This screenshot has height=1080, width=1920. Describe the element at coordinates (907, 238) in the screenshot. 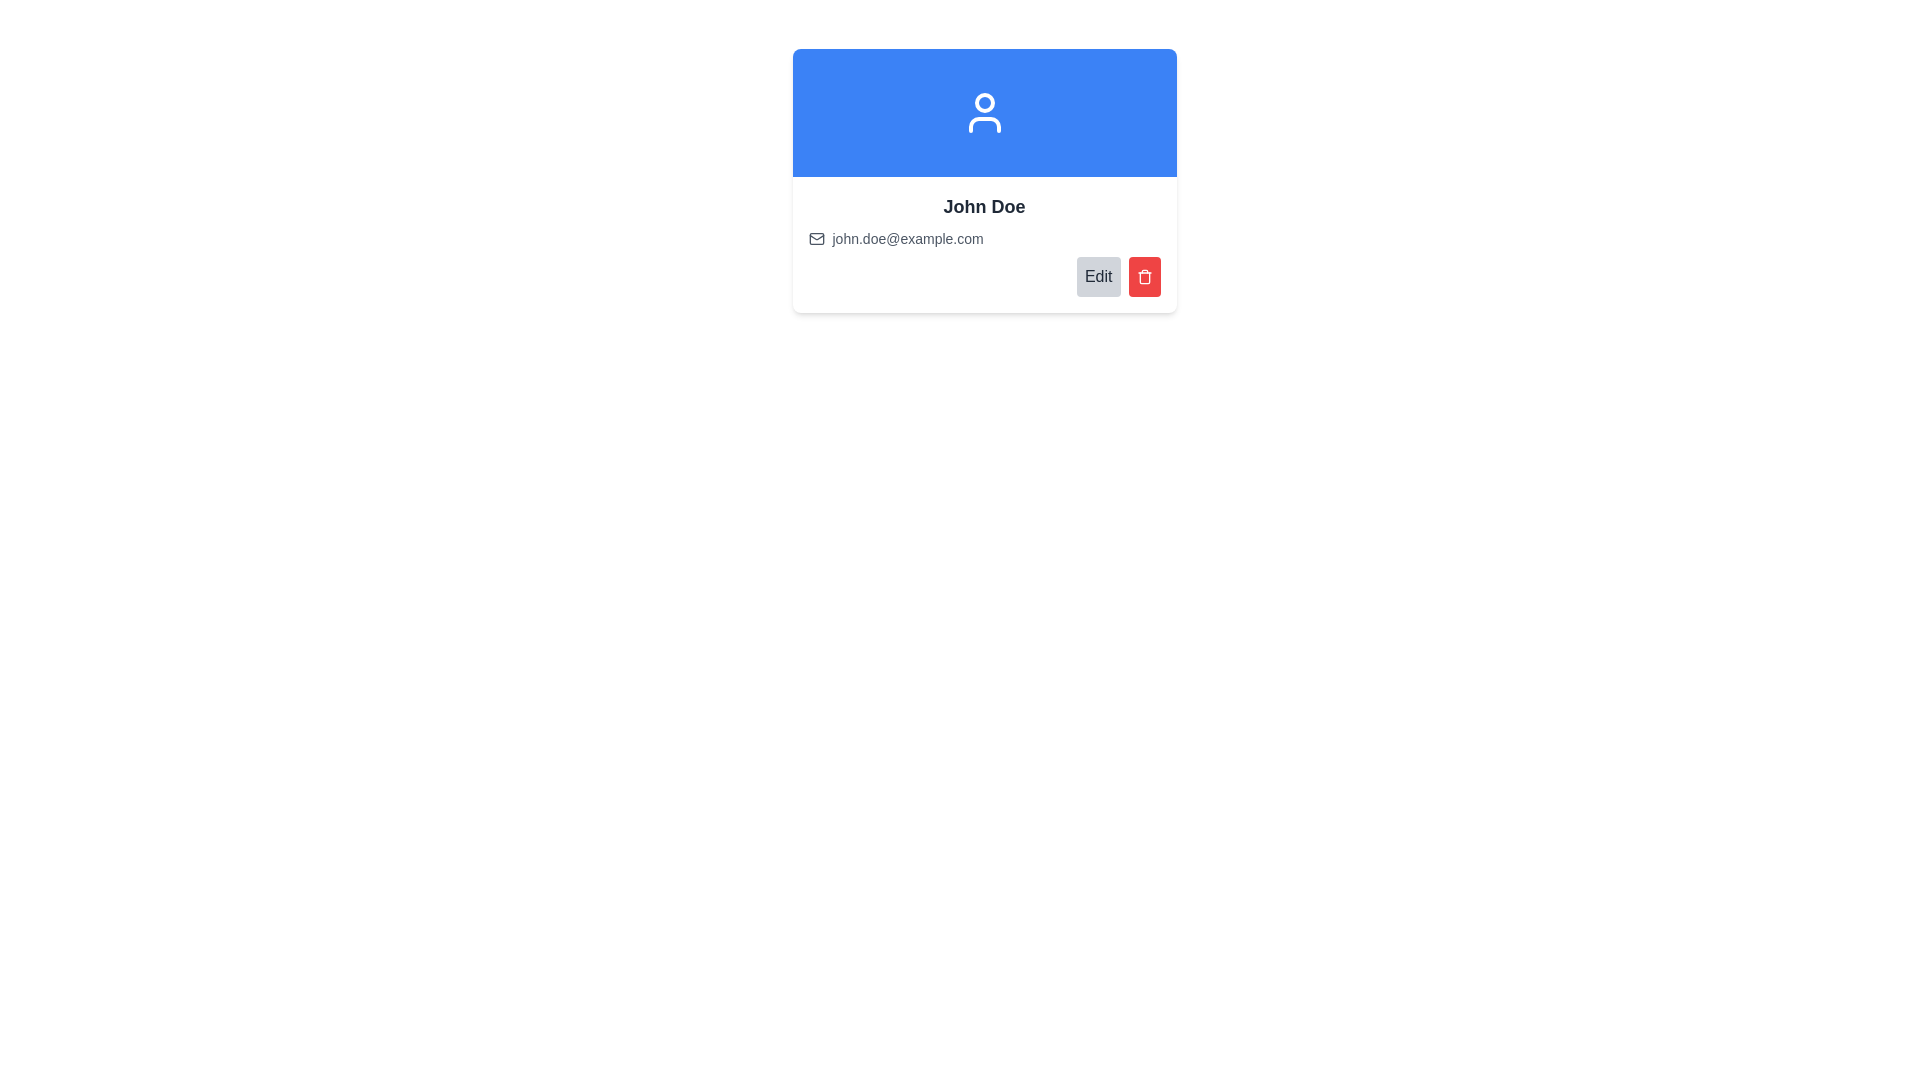

I see `the text displaying the email address associated with the profile of 'John Doe', located directly below the name and aligned with the email icon` at that location.